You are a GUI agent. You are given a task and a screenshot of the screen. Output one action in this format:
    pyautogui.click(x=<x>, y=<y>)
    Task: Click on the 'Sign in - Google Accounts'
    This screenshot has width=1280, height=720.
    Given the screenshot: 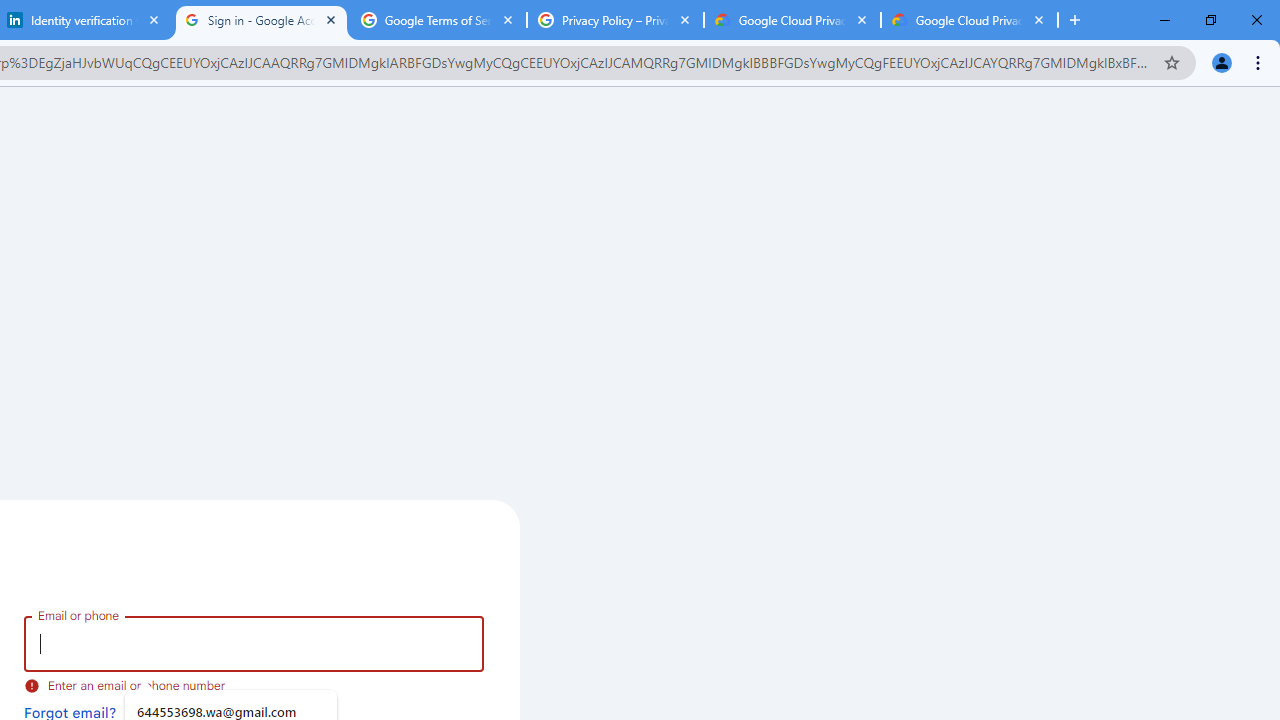 What is the action you would take?
    pyautogui.click(x=260, y=20)
    